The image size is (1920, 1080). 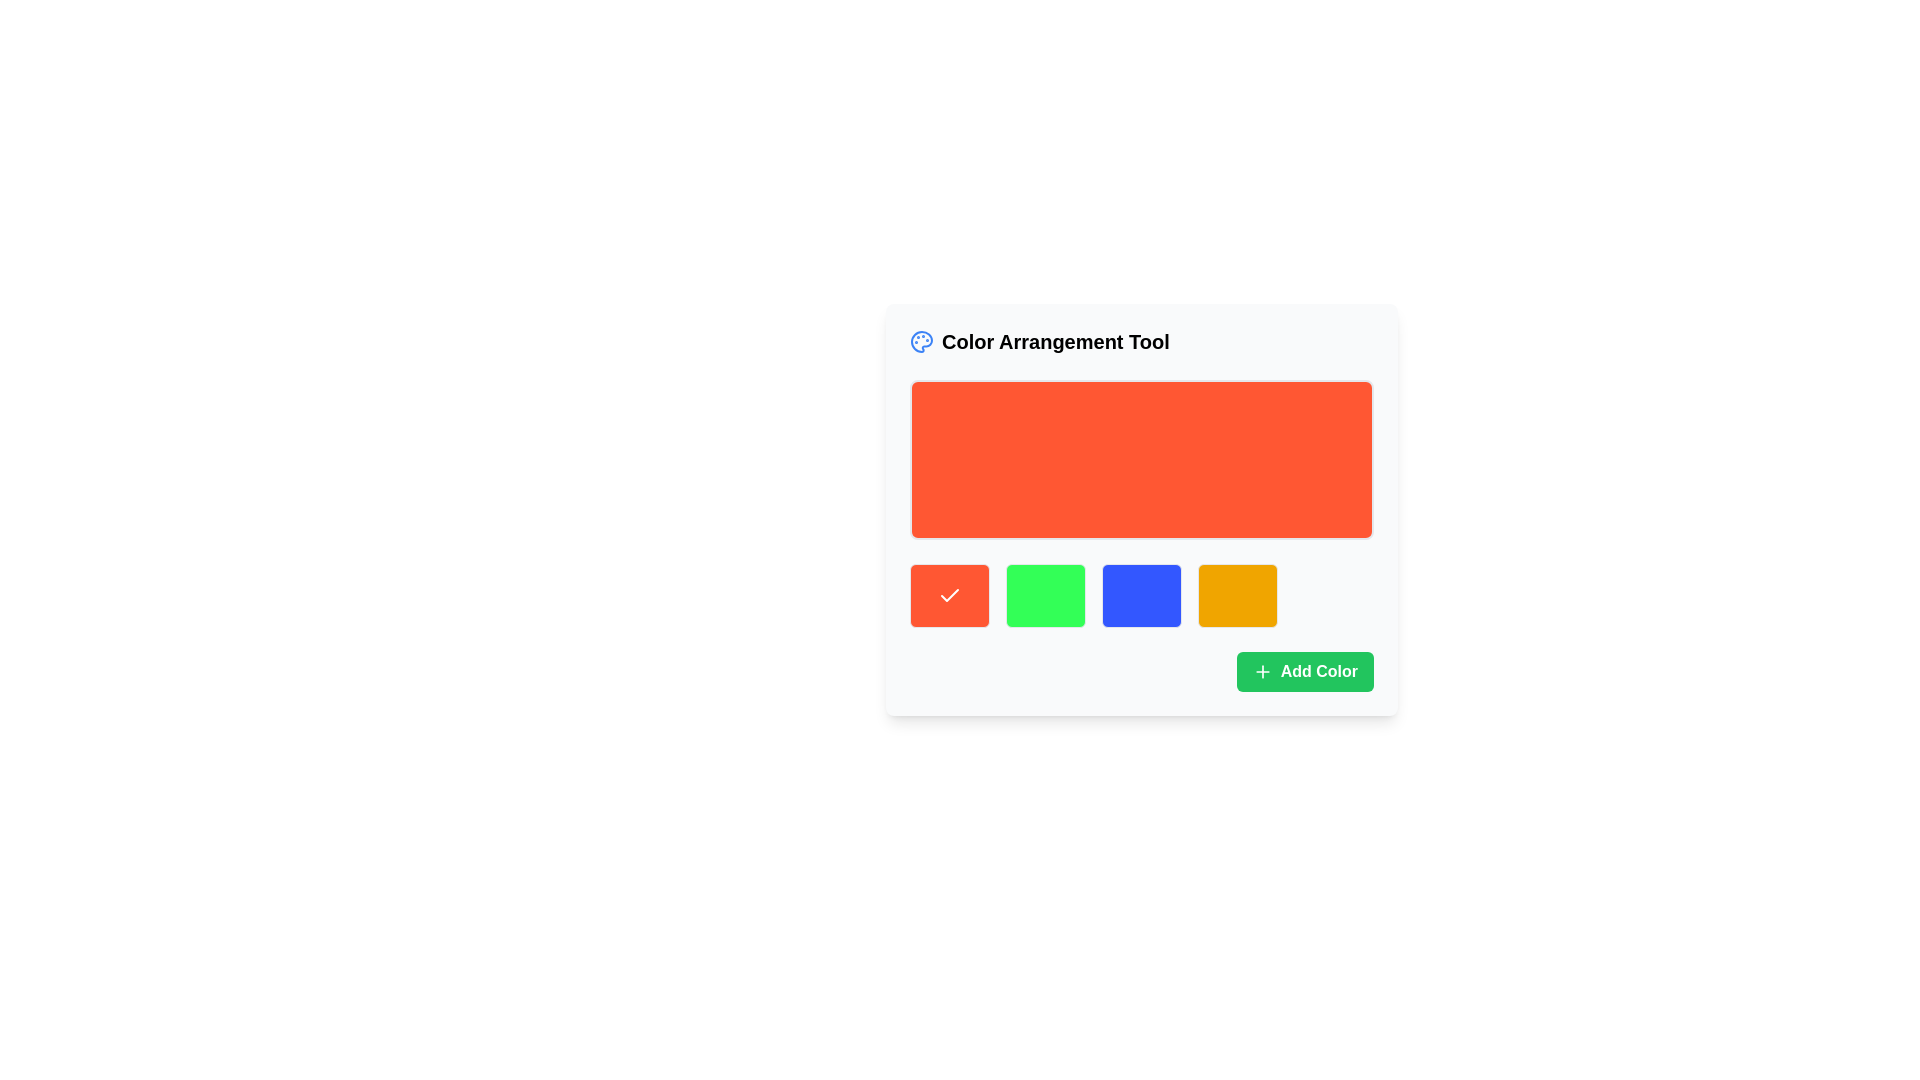 What do you see at coordinates (1142, 508) in the screenshot?
I see `the orange rectangular area with rounded corners in the 'Color Arrangement Tool' interface, positioned beneath the title and above the smaller color blocks and 'Add Color' button` at bounding box center [1142, 508].